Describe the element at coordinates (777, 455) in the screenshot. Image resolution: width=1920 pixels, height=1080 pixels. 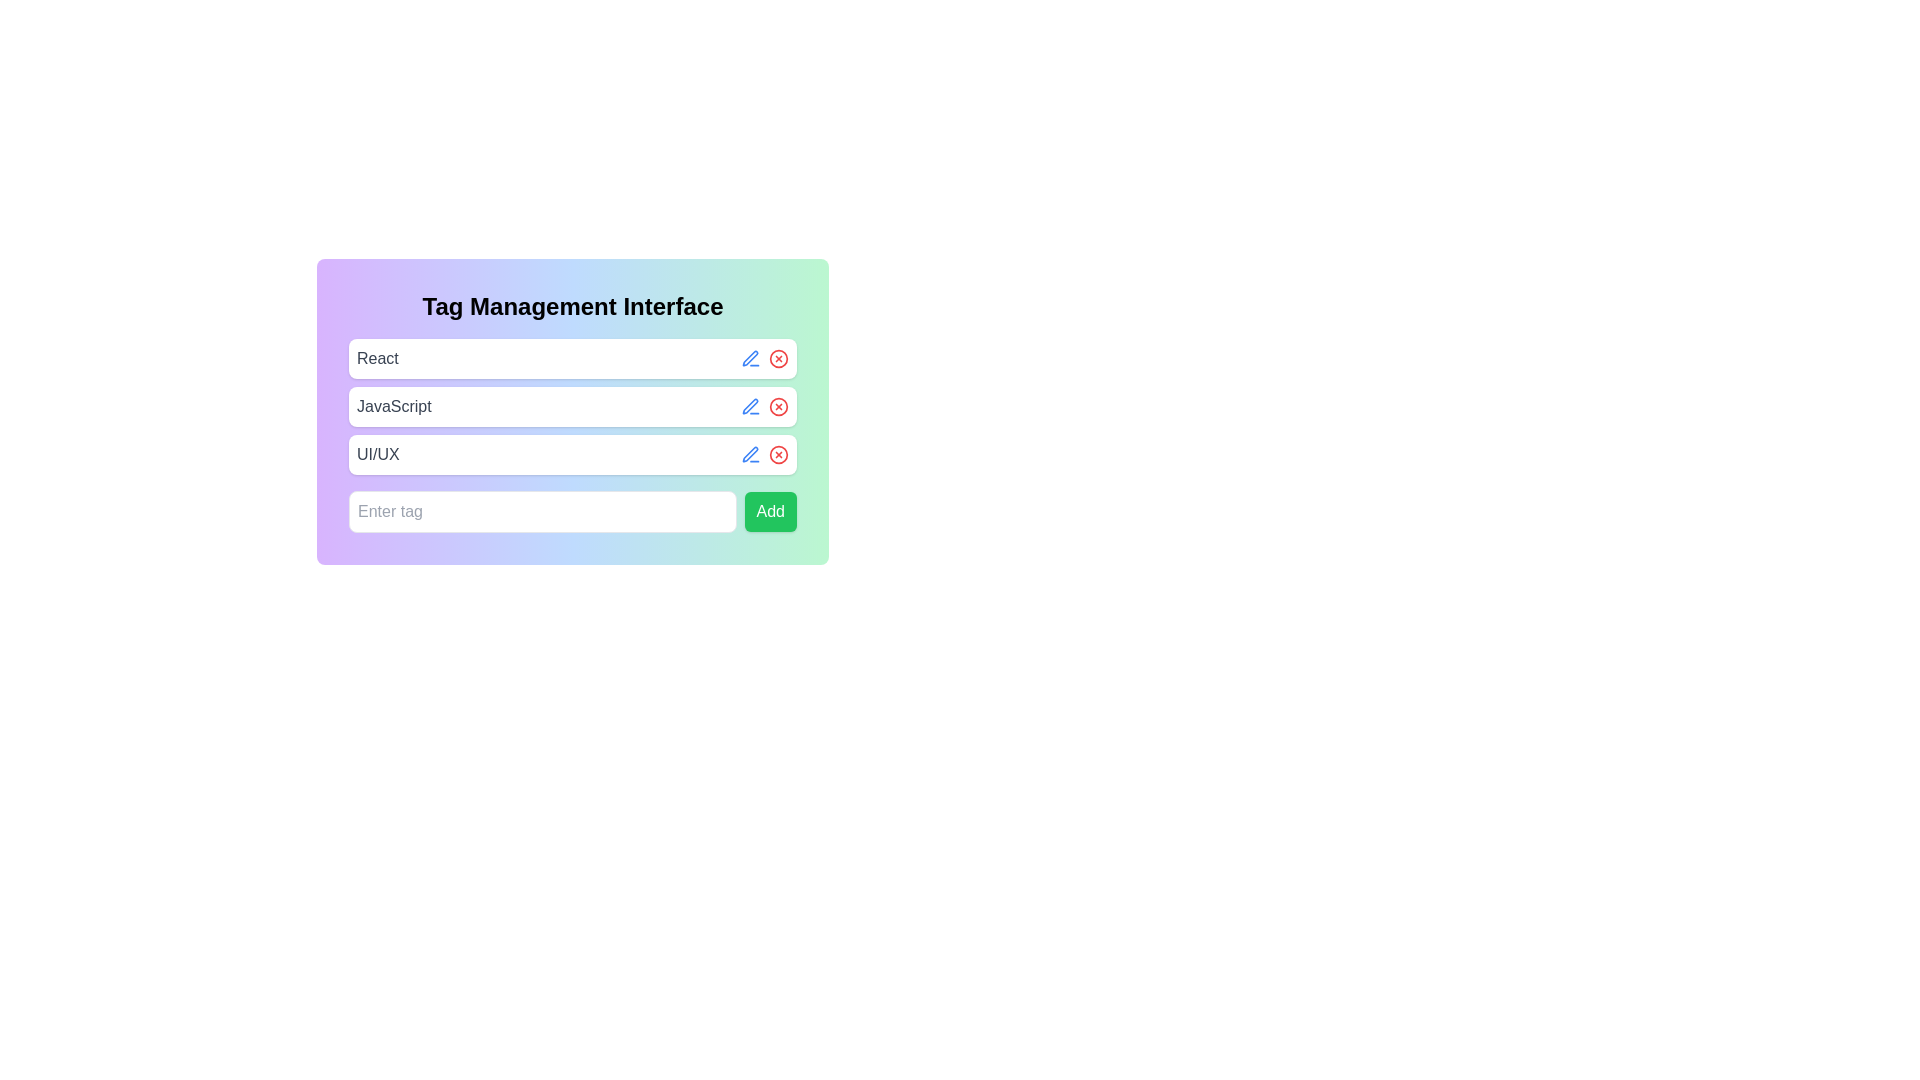
I see `the third interactive button that closes or removes the associated tag or entry` at that location.